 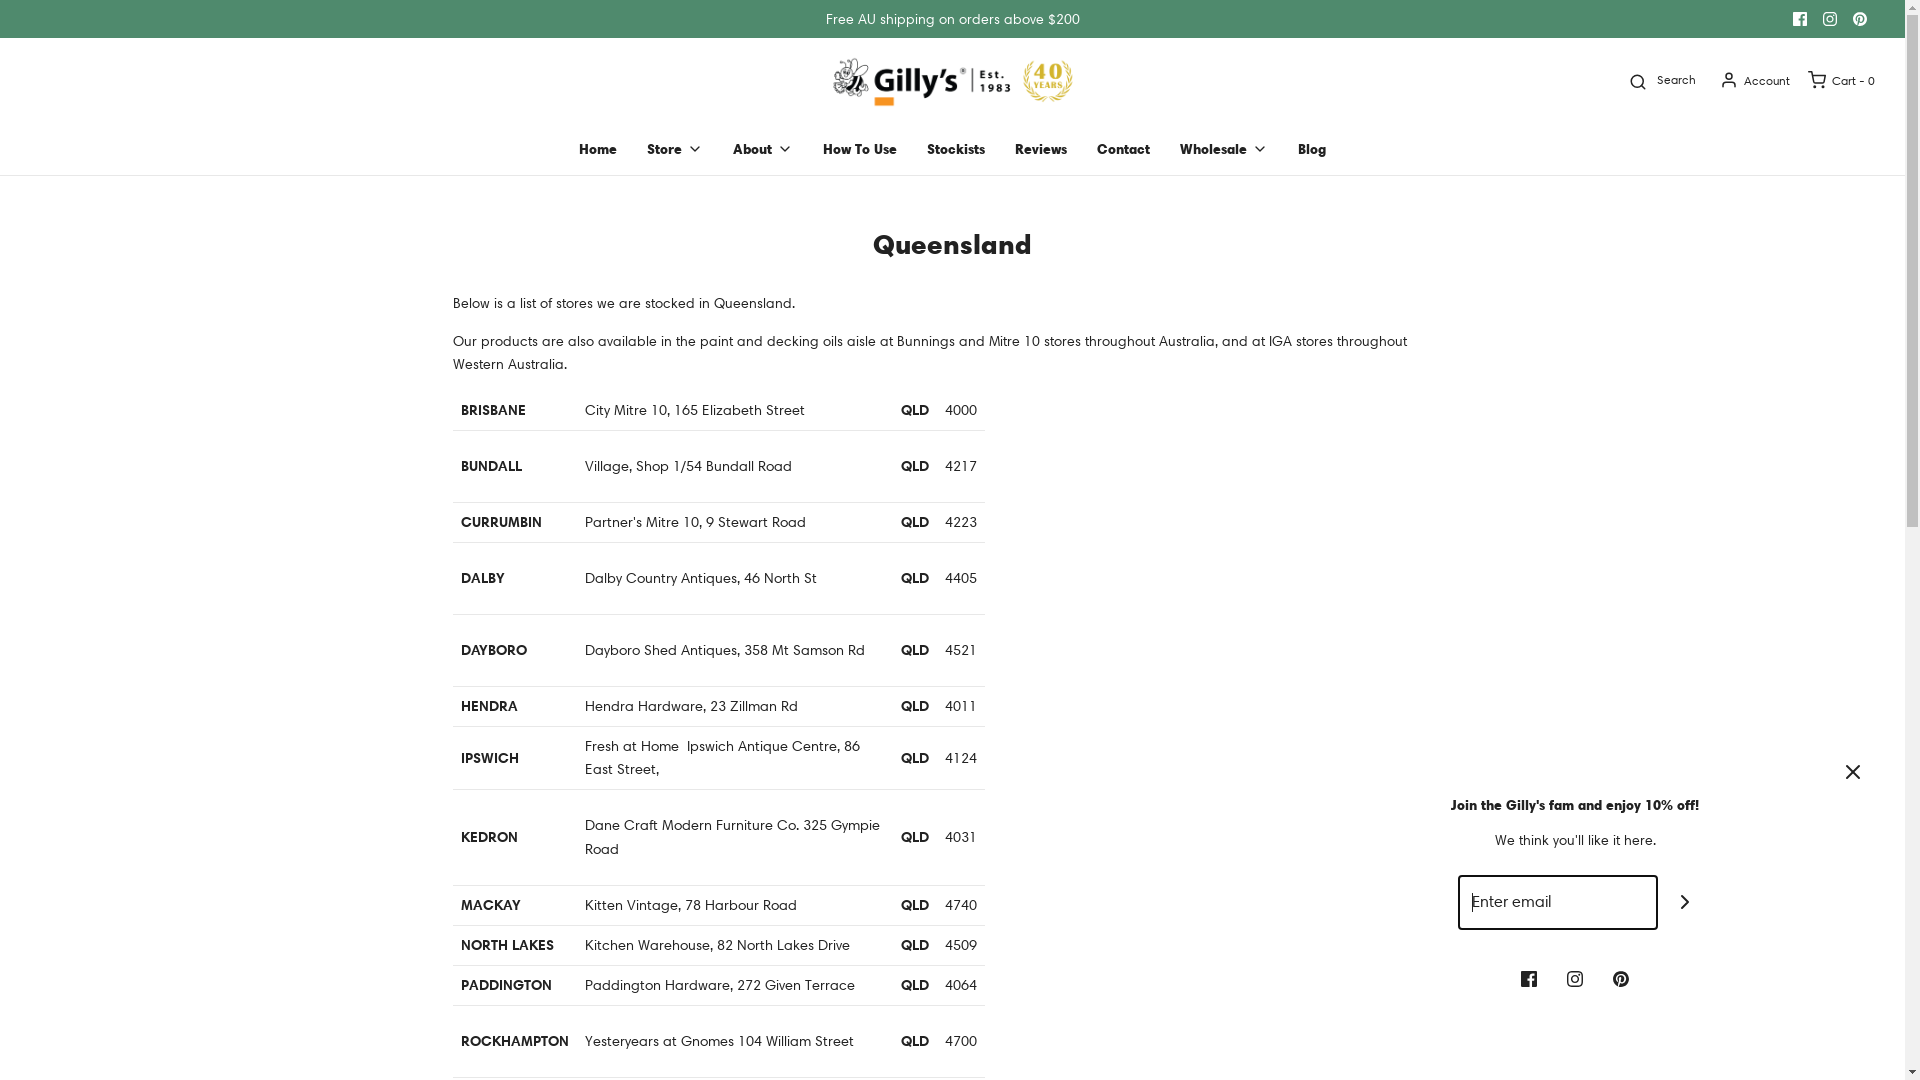 What do you see at coordinates (691, 825) in the screenshot?
I see `'Dane Craft Modern Furniture Co.'` at bounding box center [691, 825].